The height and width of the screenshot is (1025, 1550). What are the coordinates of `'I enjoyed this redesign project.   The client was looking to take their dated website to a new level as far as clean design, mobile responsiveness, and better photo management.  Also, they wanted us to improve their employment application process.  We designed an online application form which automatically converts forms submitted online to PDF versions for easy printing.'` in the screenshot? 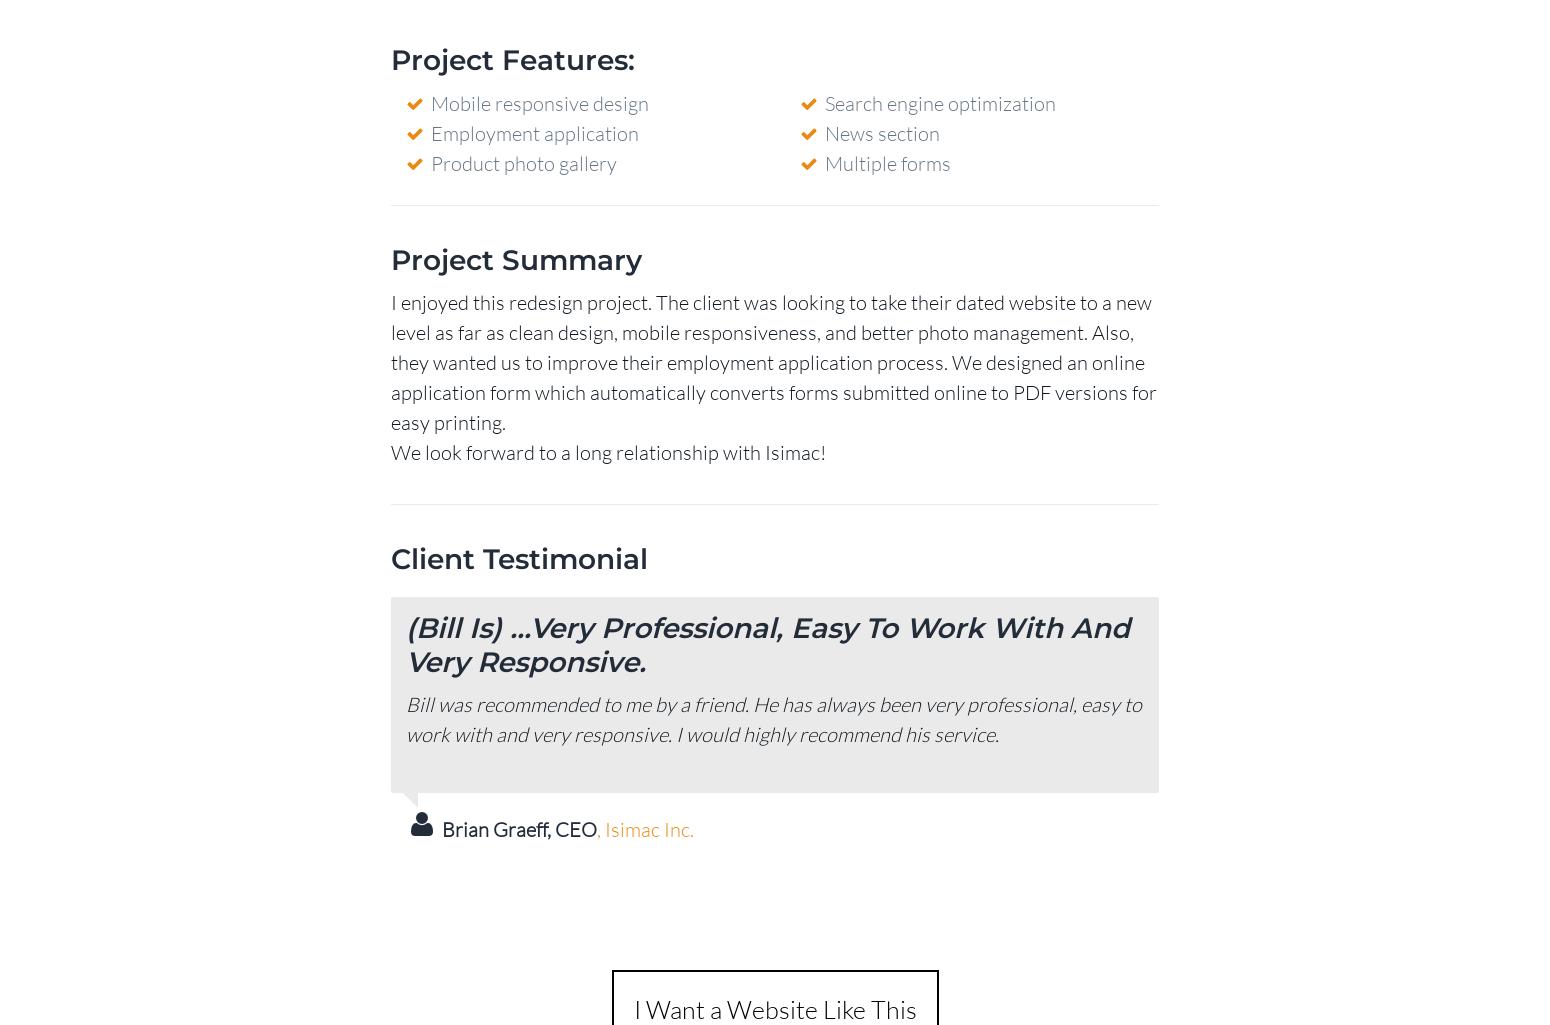 It's located at (391, 360).